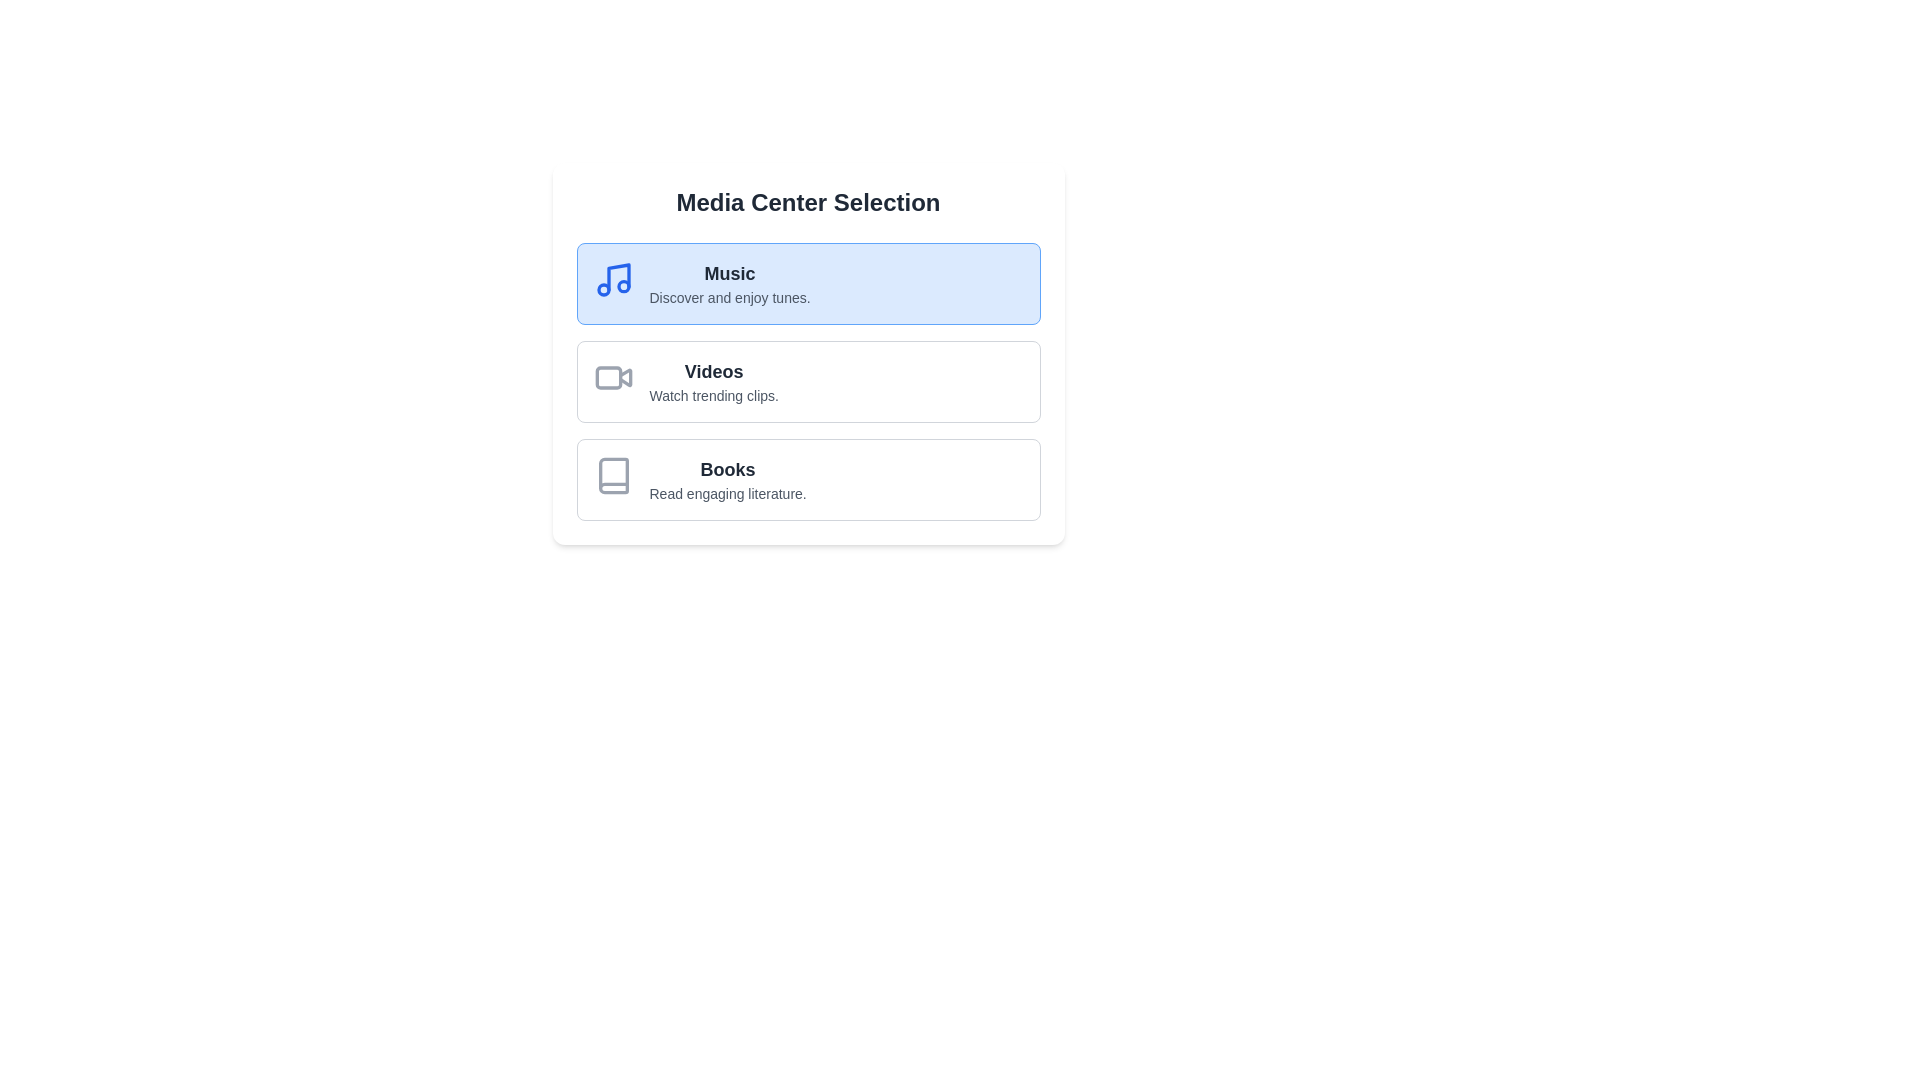 The height and width of the screenshot is (1080, 1920). Describe the element at coordinates (622, 286) in the screenshot. I see `the small blue circular marker within the musical note graphic at the upper-left corner of the 'Music' card in the 'Media Center Selection' interface` at that location.